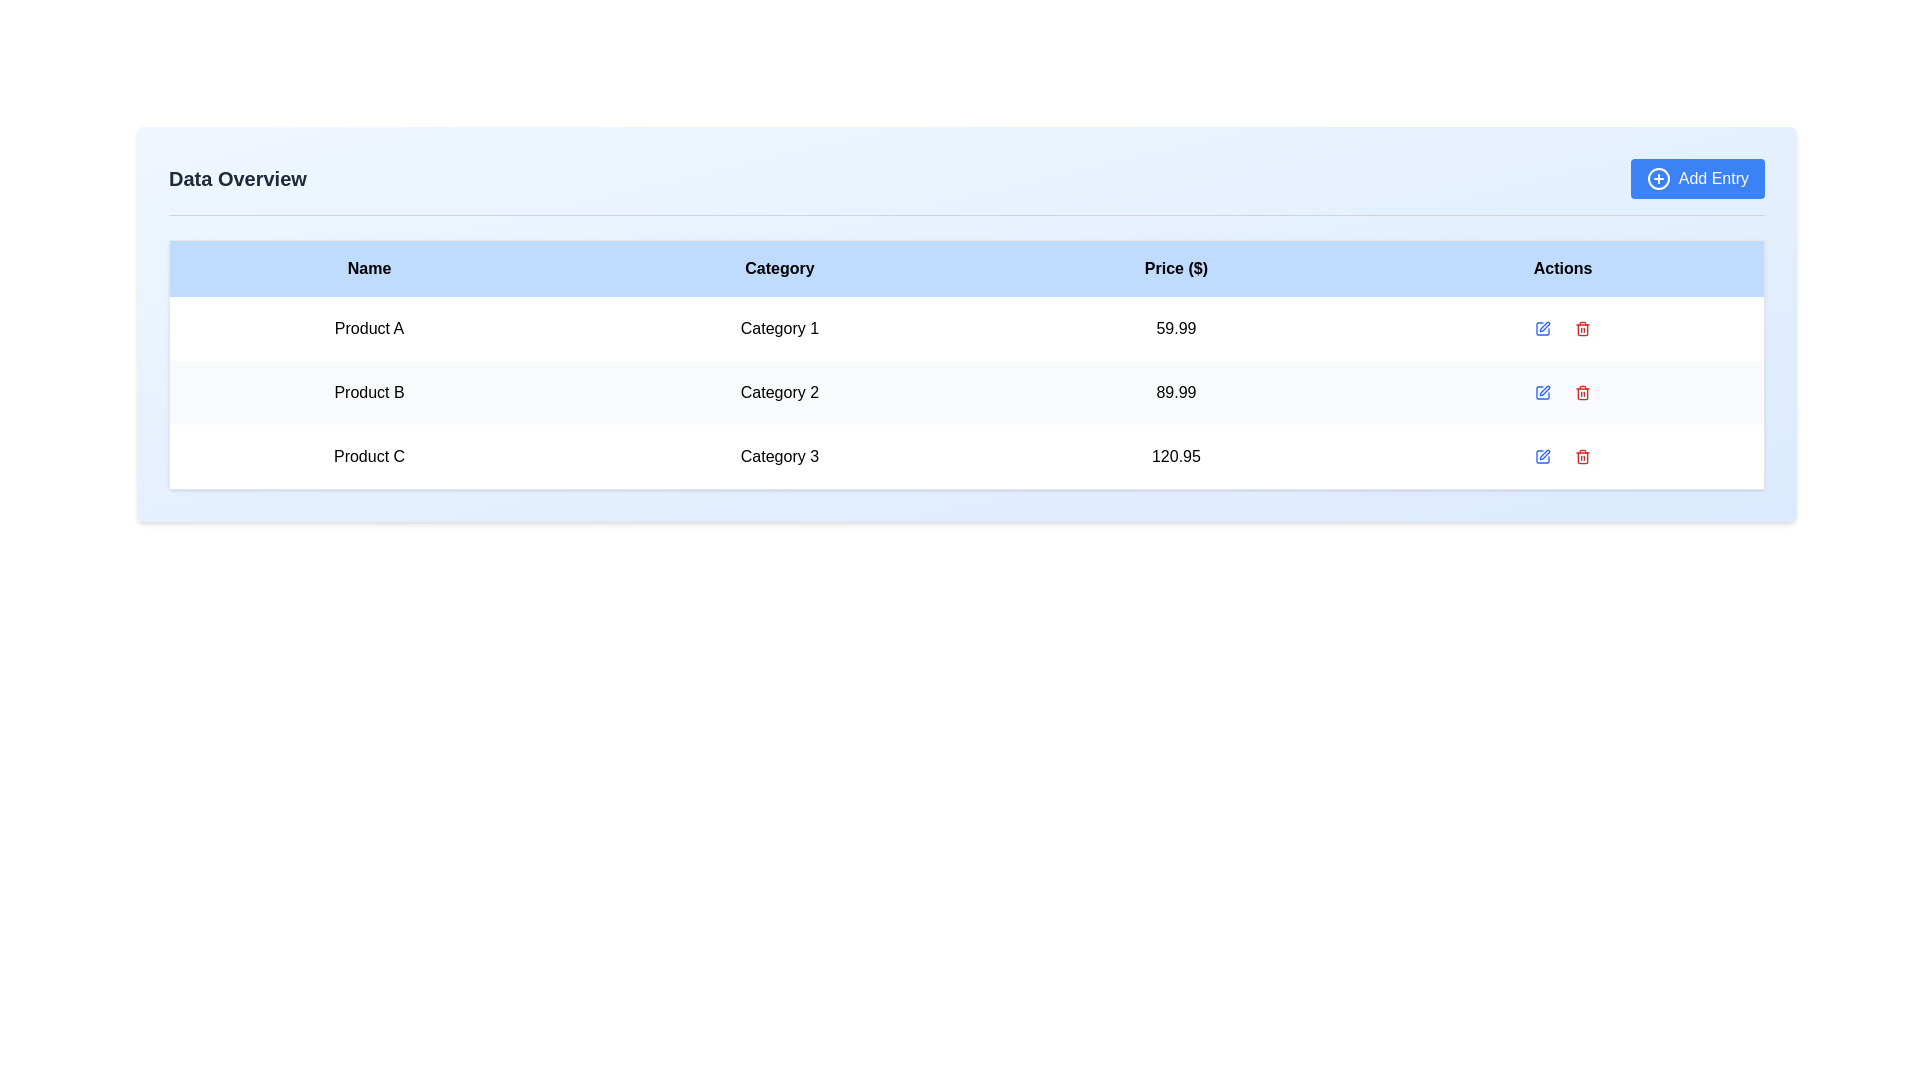  Describe the element at coordinates (1562, 267) in the screenshot. I see `the table header cell containing the text 'Actions', which is styled with a light blue background and centered bold black text, located in the 'Data Overview' section as the last header cell` at that location.